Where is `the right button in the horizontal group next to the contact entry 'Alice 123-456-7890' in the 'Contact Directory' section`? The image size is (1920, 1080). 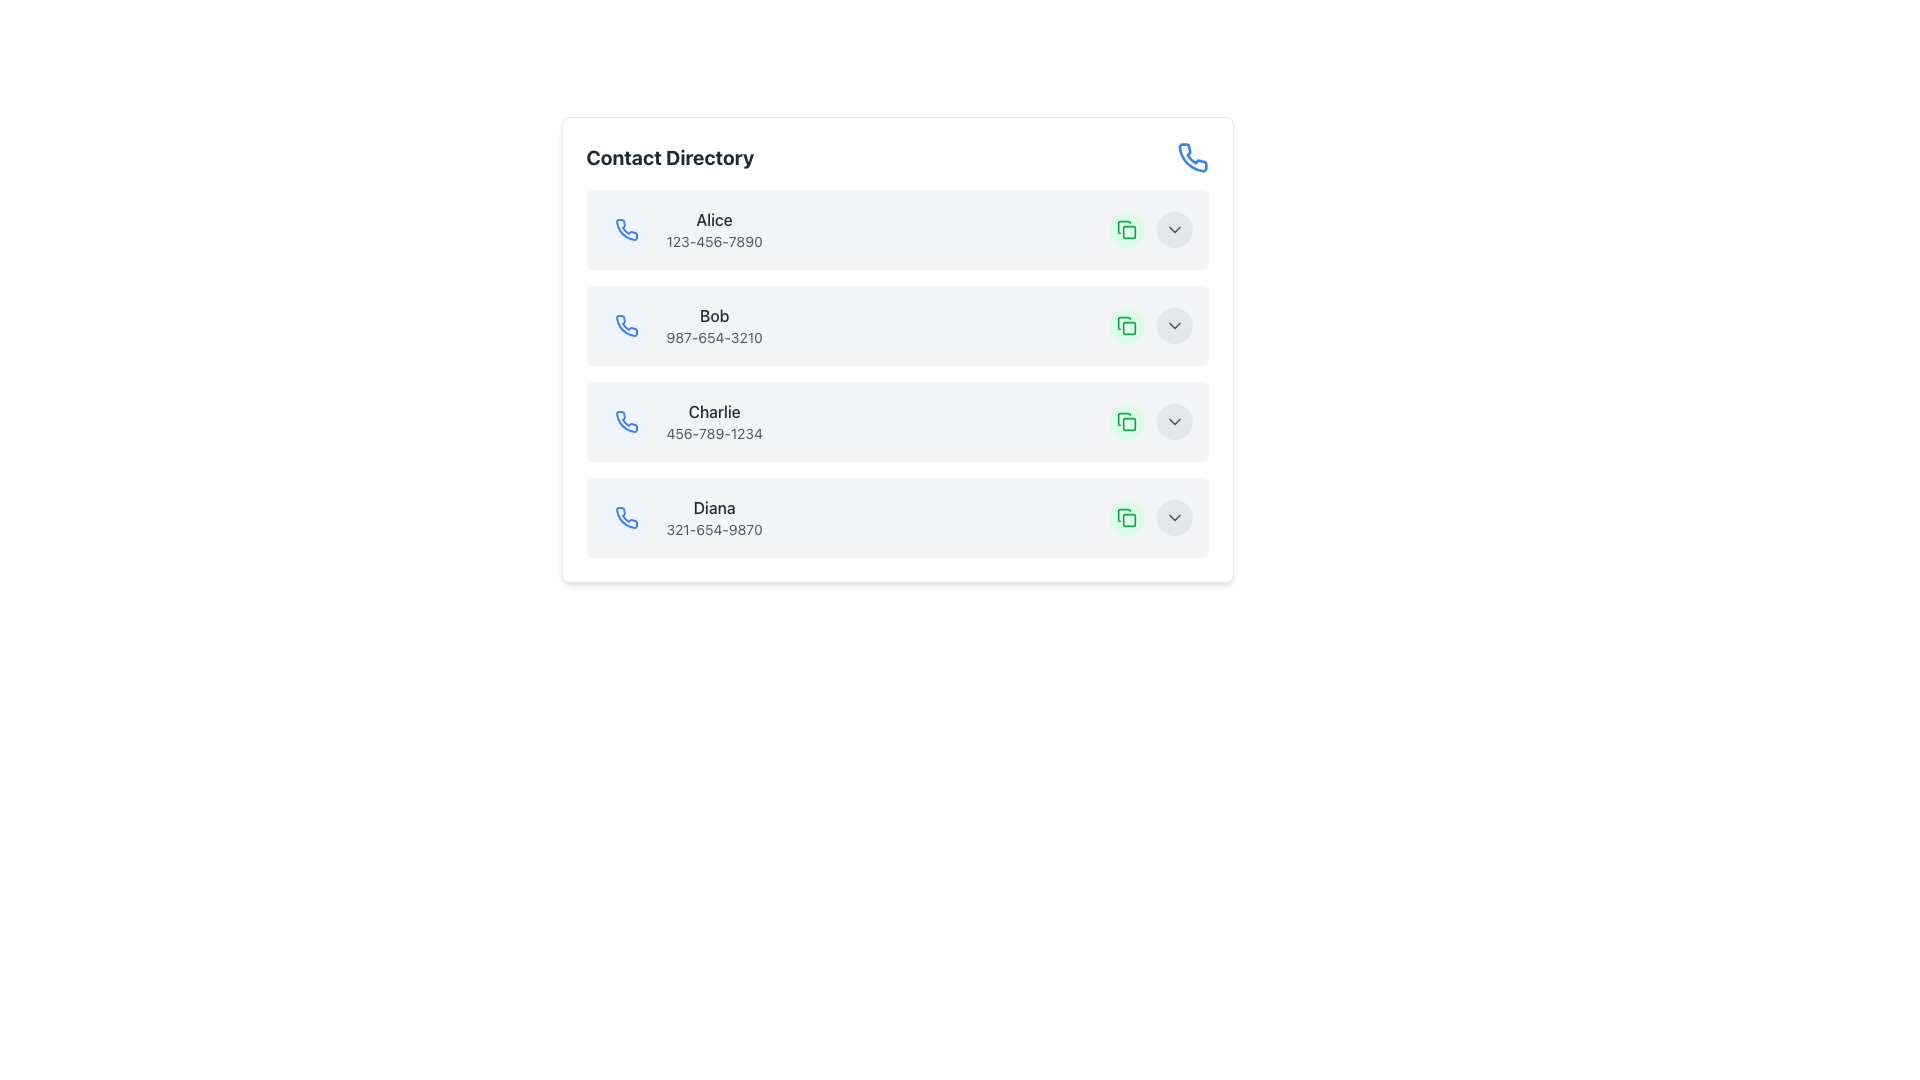 the right button in the horizontal group next to the contact entry 'Alice 123-456-7890' in the 'Contact Directory' section is located at coordinates (1150, 229).